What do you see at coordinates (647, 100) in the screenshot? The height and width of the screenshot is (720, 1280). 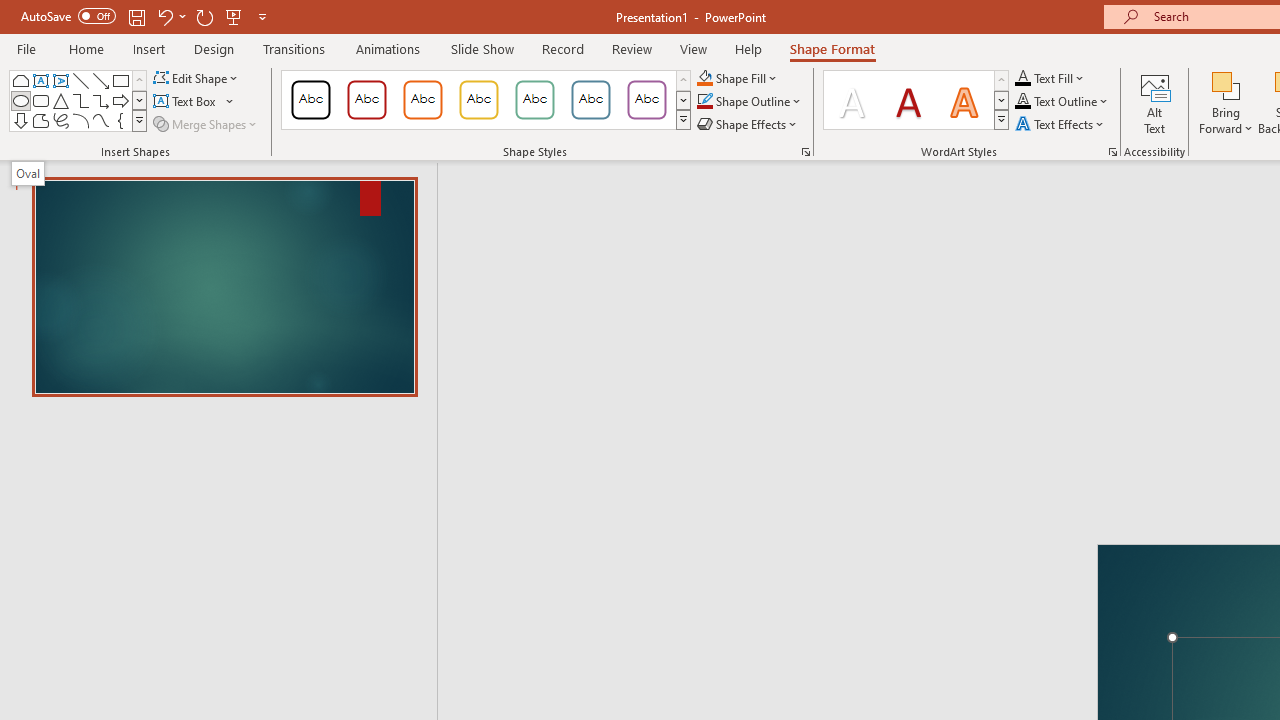 I see `'Colored Outline - Purple, Accent 6'` at bounding box center [647, 100].